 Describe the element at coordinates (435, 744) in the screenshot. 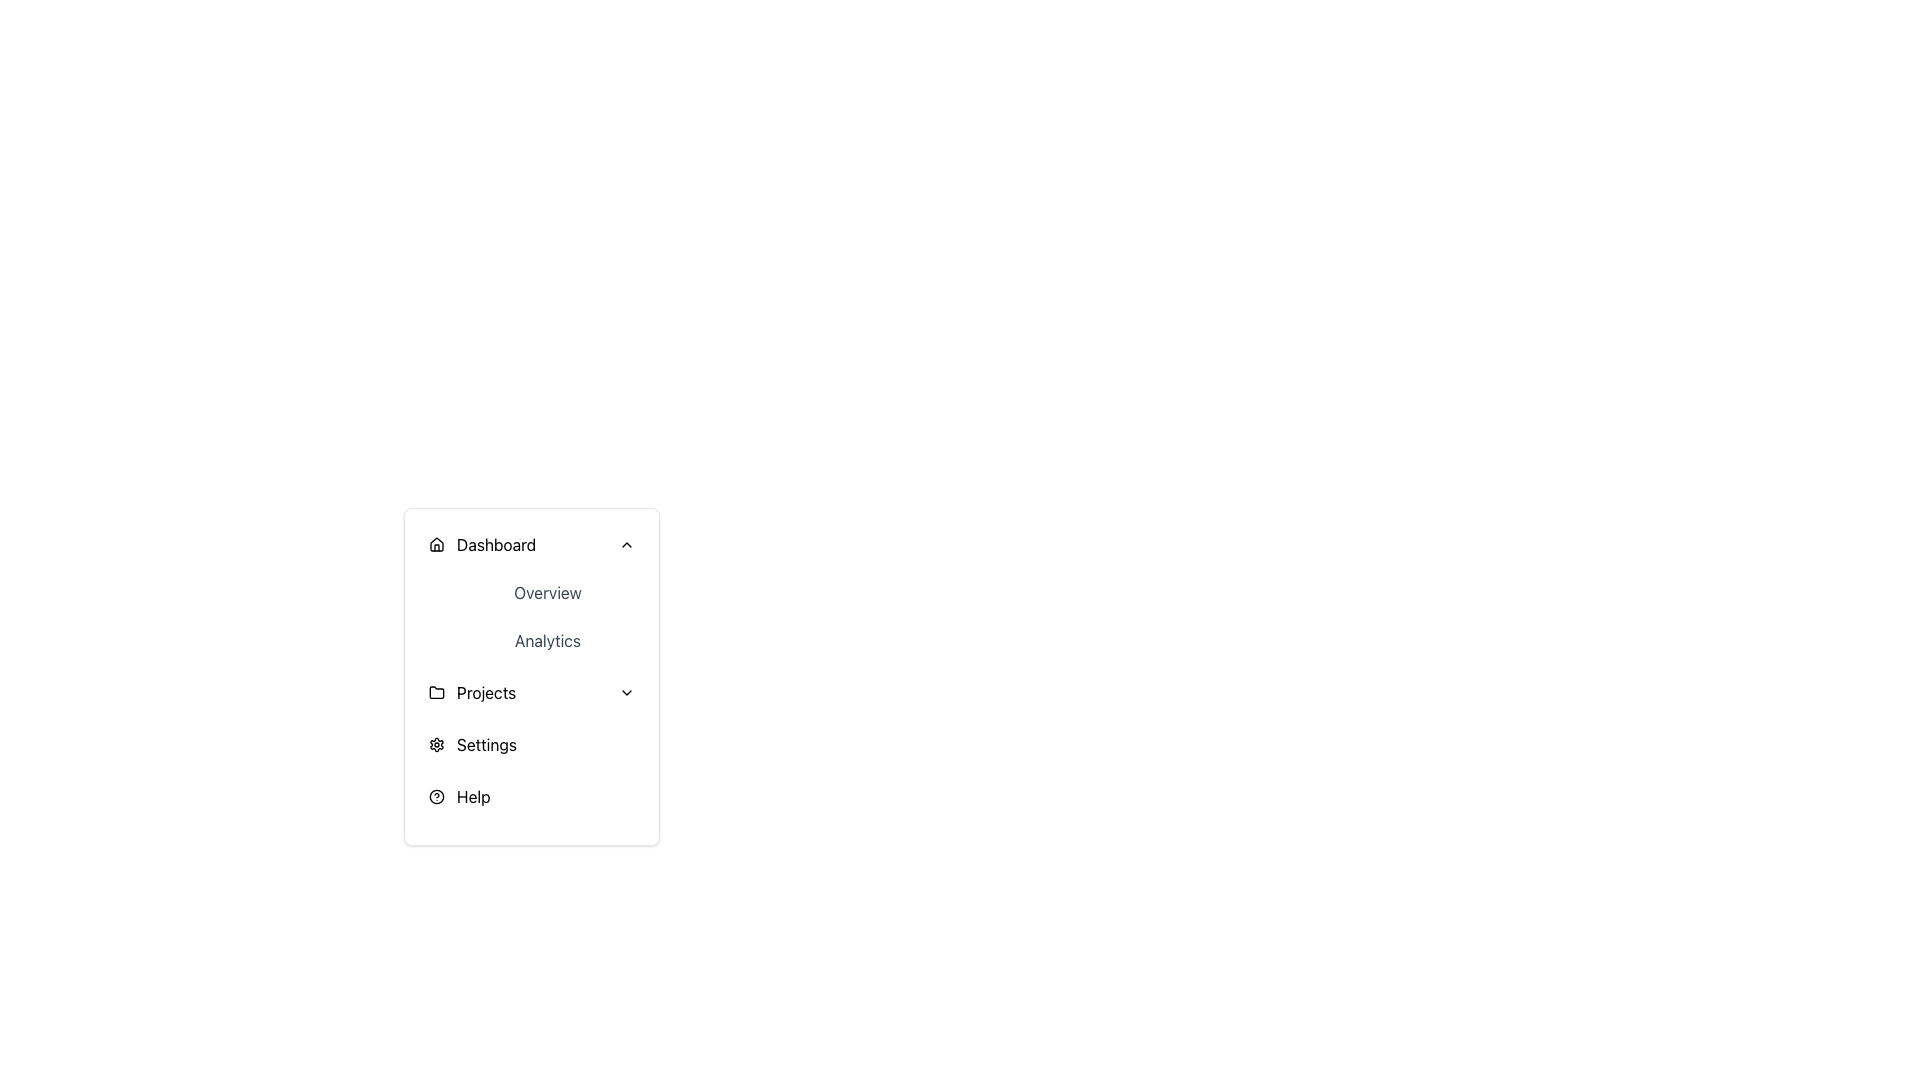

I see `the circular gear icon to the left of the 'Settings' label in the menu` at that location.